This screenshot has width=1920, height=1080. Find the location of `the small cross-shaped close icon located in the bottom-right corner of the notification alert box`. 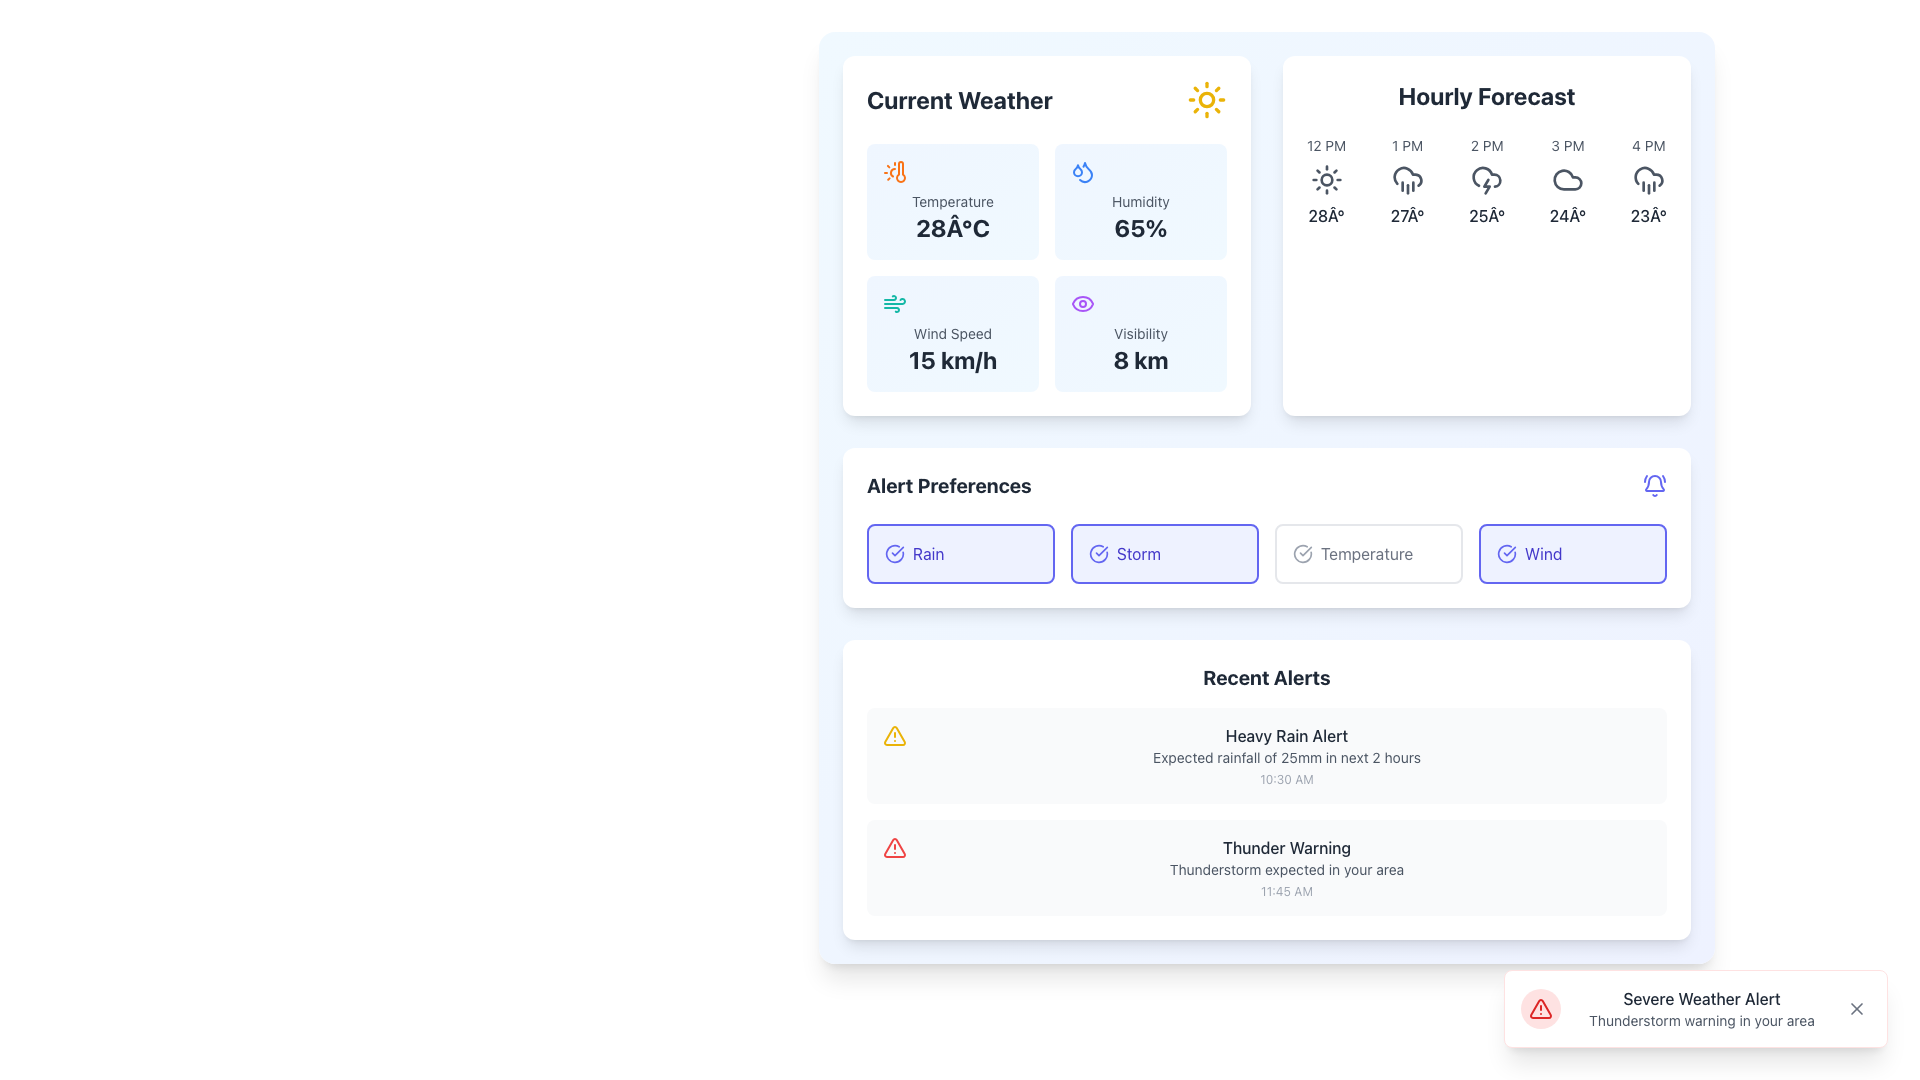

the small cross-shaped close icon located in the bottom-right corner of the notification alert box is located at coordinates (1856, 1009).